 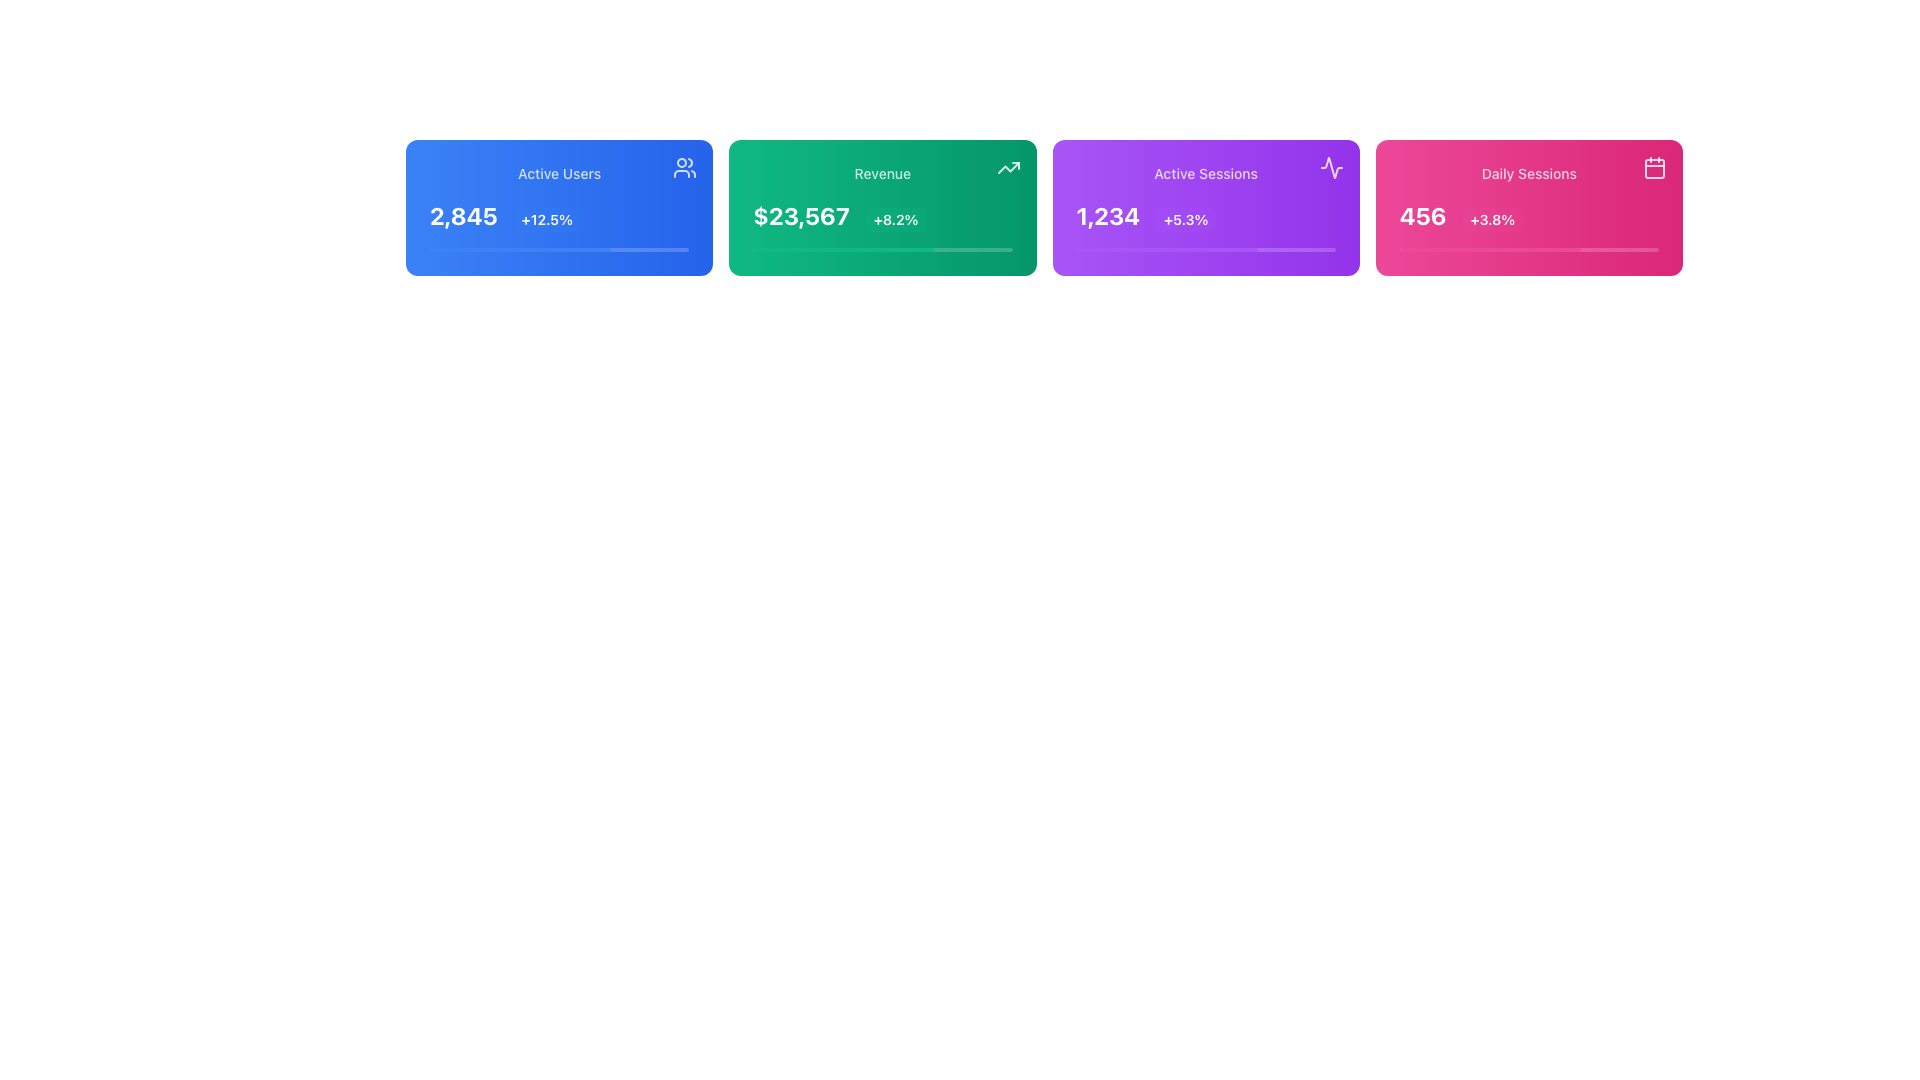 What do you see at coordinates (881, 172) in the screenshot?
I see `the descriptive label located at the top of the dashboard card, which provides context for the revenue amount and percentage change` at bounding box center [881, 172].